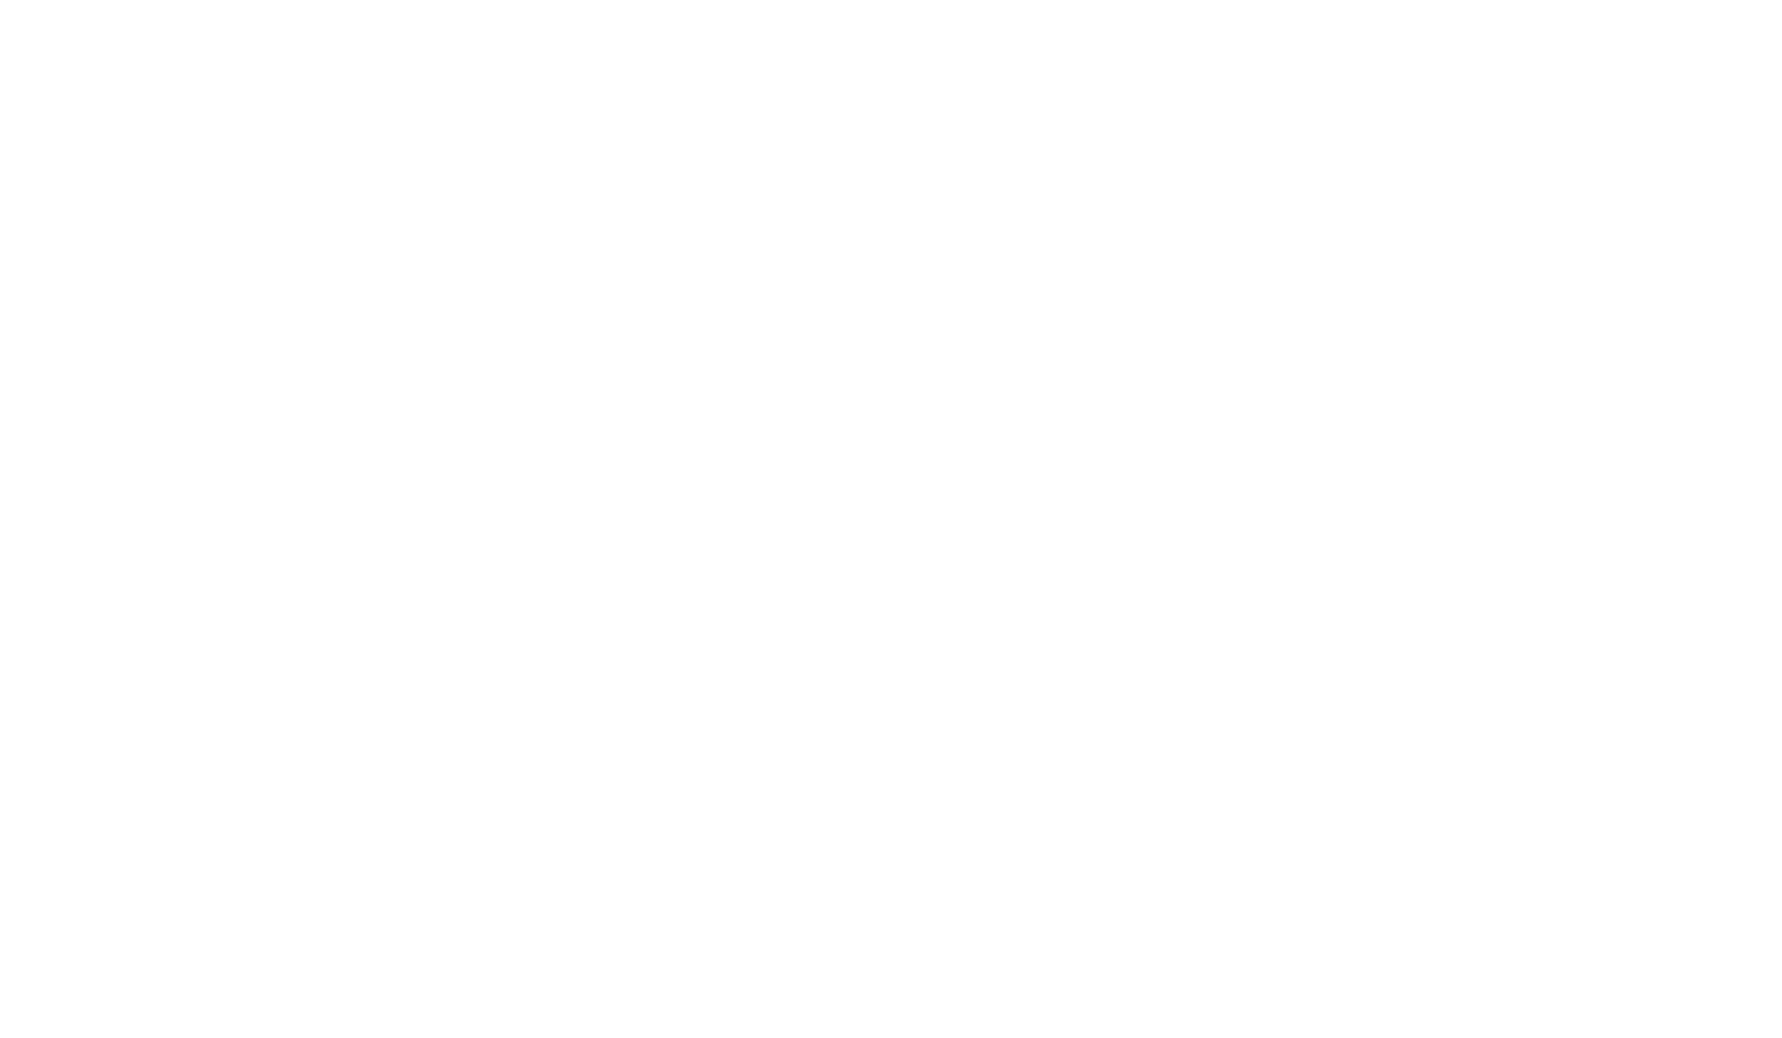 Image resolution: width=1782 pixels, height=1038 pixels. Describe the element at coordinates (304, 832) in the screenshot. I see `'Years Open'` at that location.